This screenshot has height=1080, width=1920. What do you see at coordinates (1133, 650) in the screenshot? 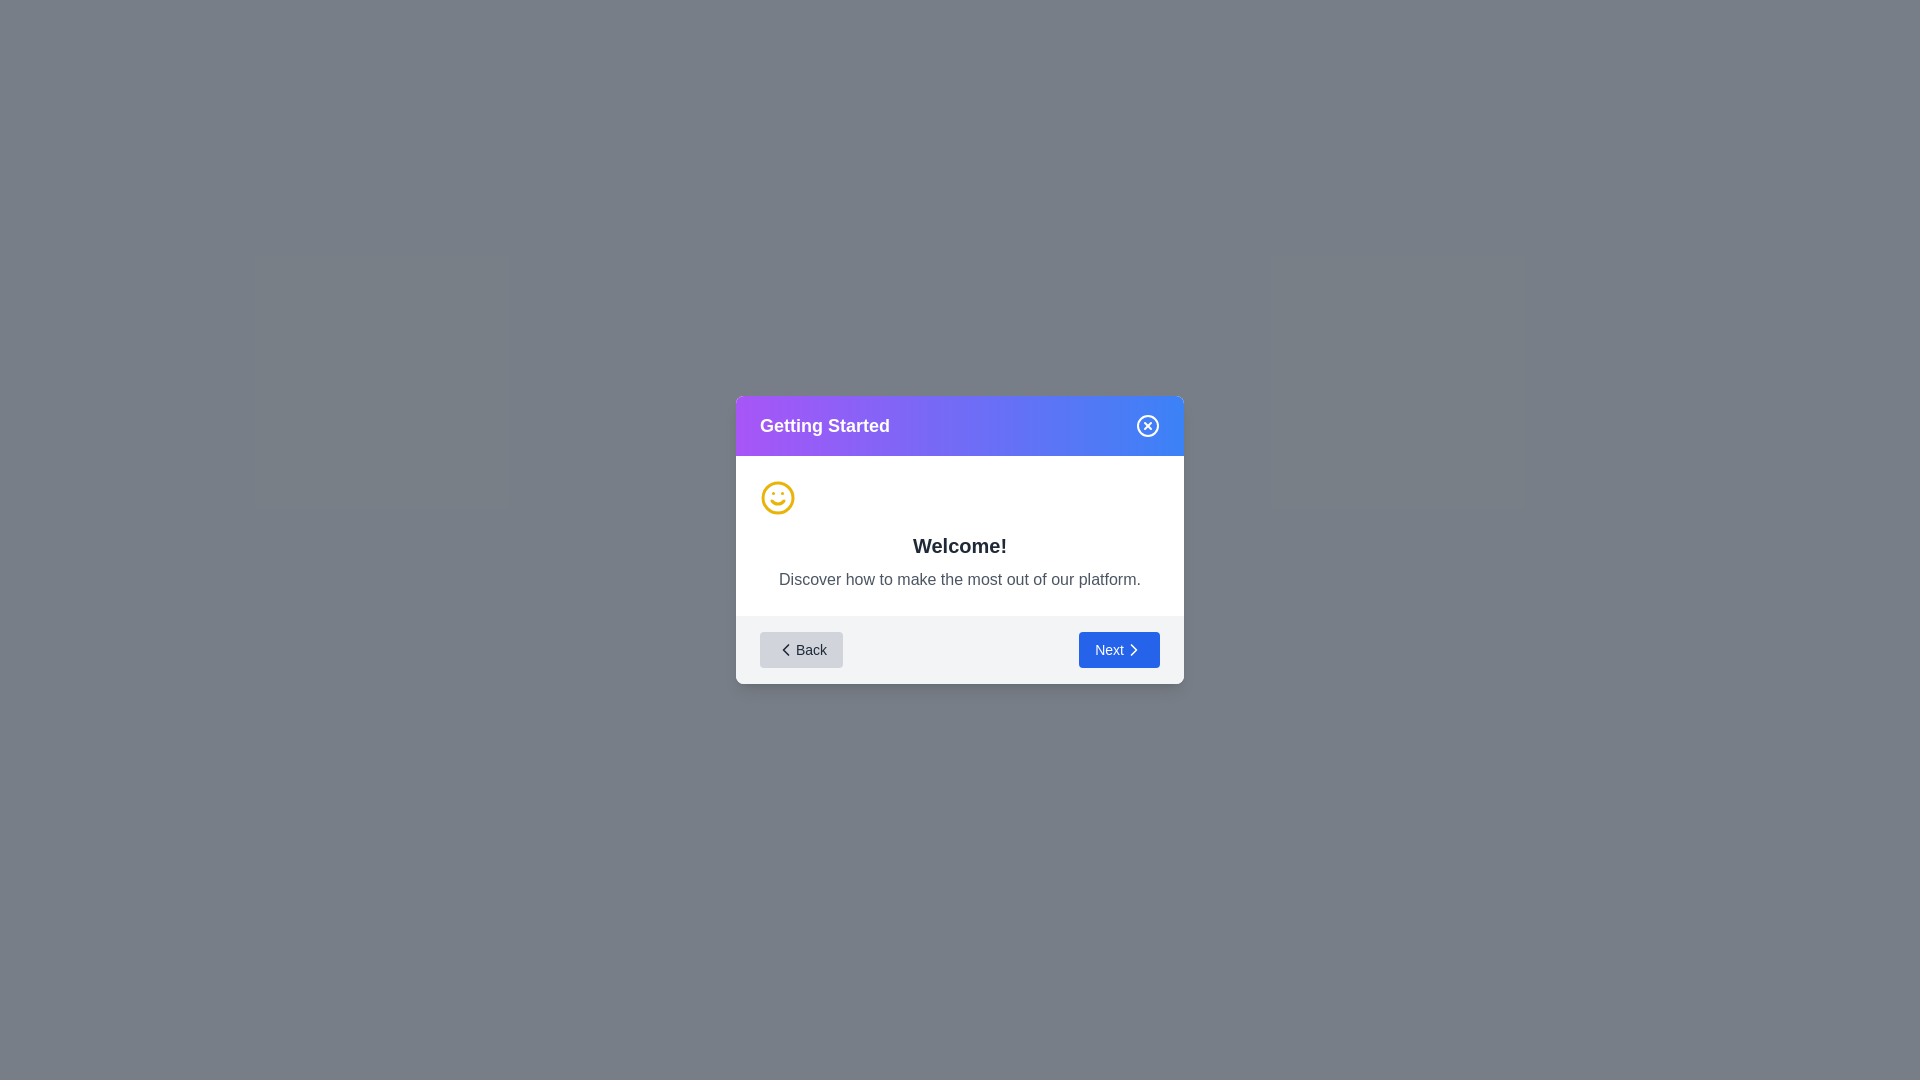
I see `the icon located at the bottom-right of the 'Next' button to interact with it and proceed to the next step` at bounding box center [1133, 650].